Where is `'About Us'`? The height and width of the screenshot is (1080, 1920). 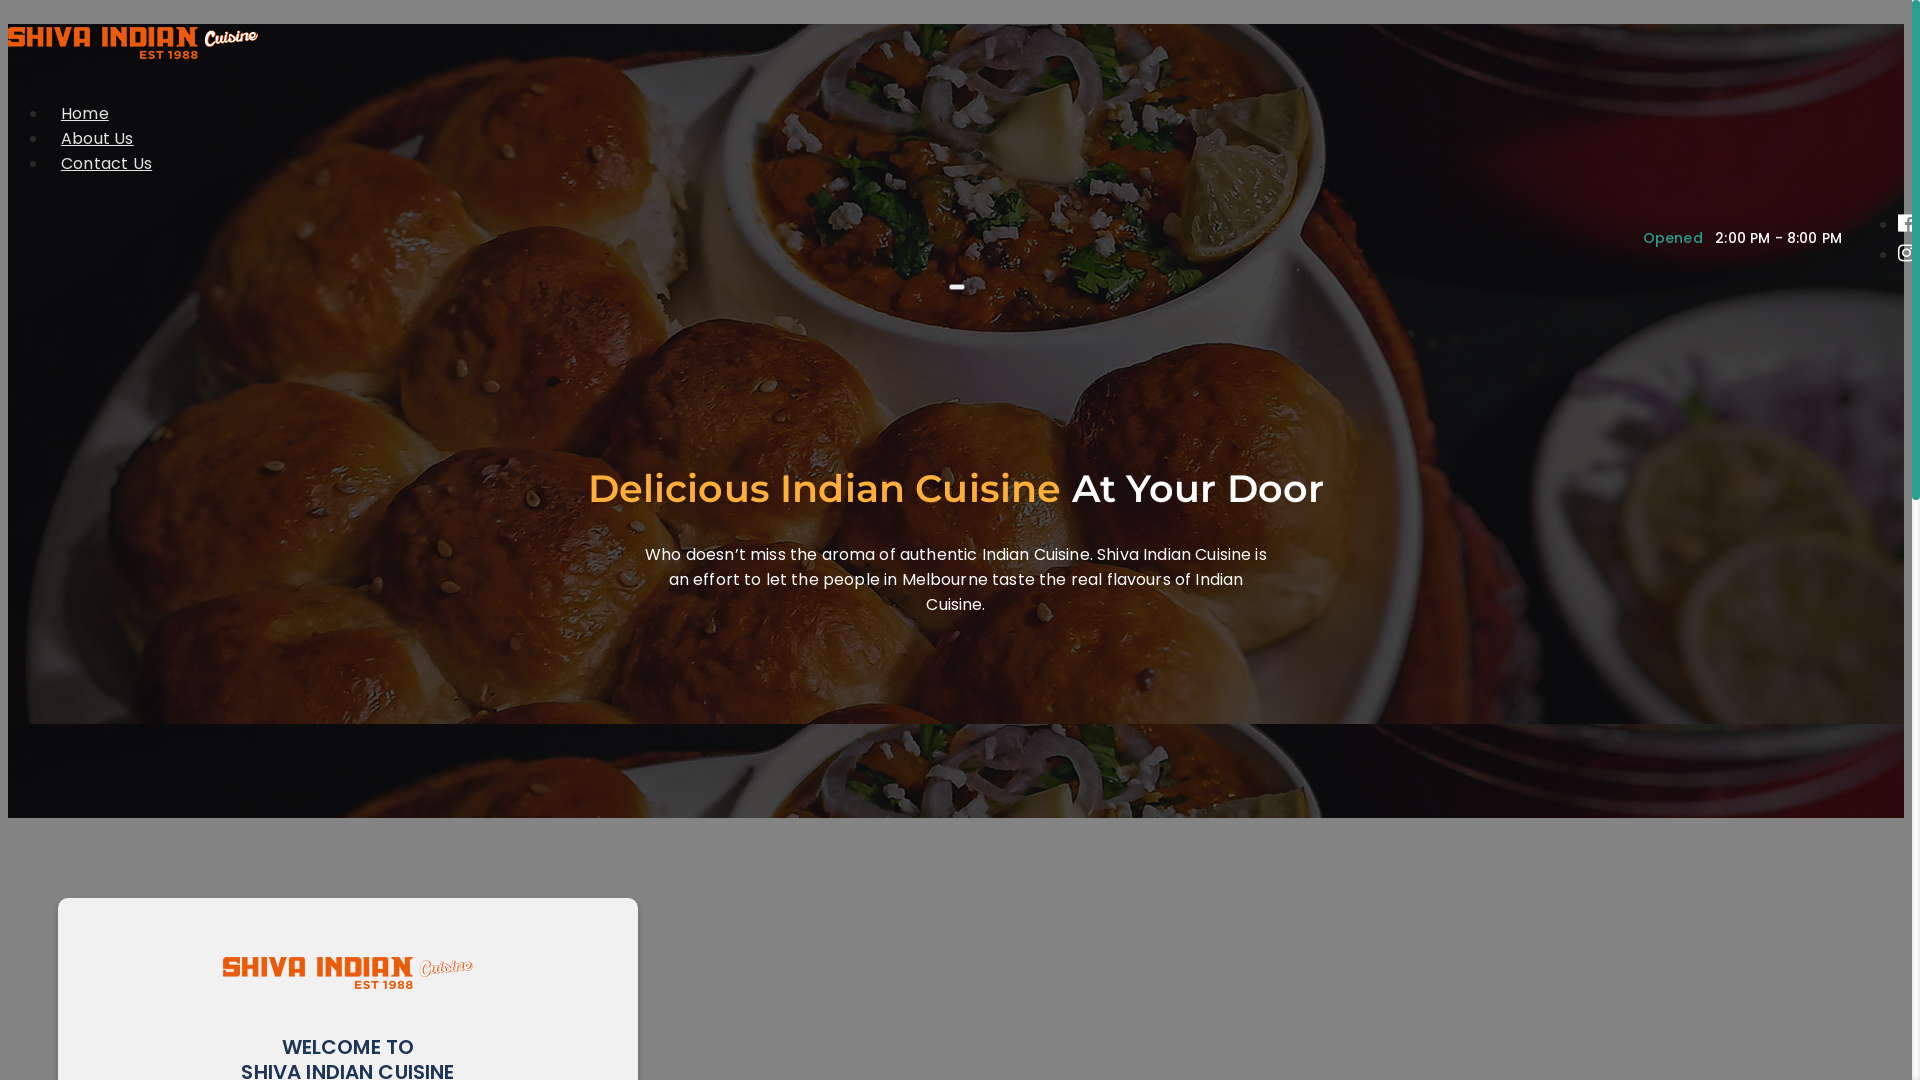 'About Us' is located at coordinates (96, 137).